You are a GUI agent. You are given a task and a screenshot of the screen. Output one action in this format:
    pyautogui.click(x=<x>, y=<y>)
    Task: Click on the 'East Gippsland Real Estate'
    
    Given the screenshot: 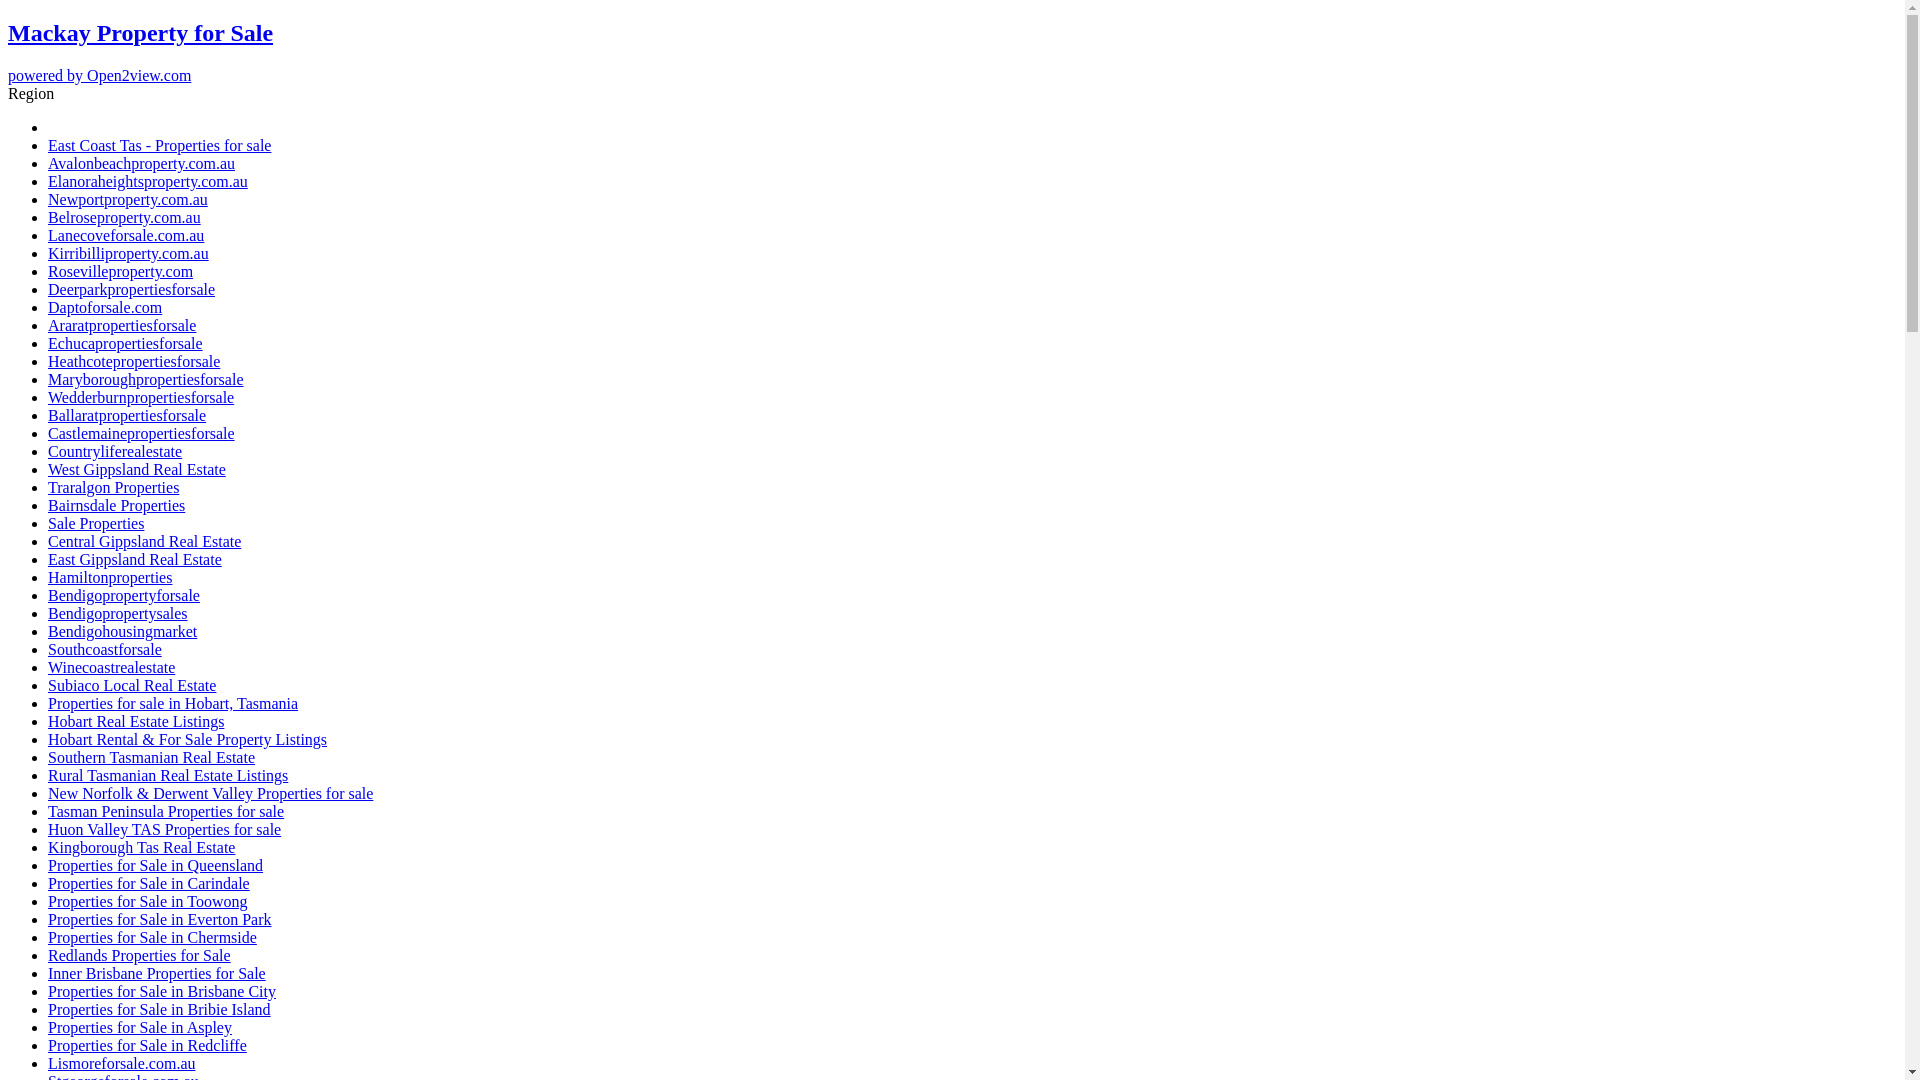 What is the action you would take?
    pyautogui.click(x=133, y=559)
    